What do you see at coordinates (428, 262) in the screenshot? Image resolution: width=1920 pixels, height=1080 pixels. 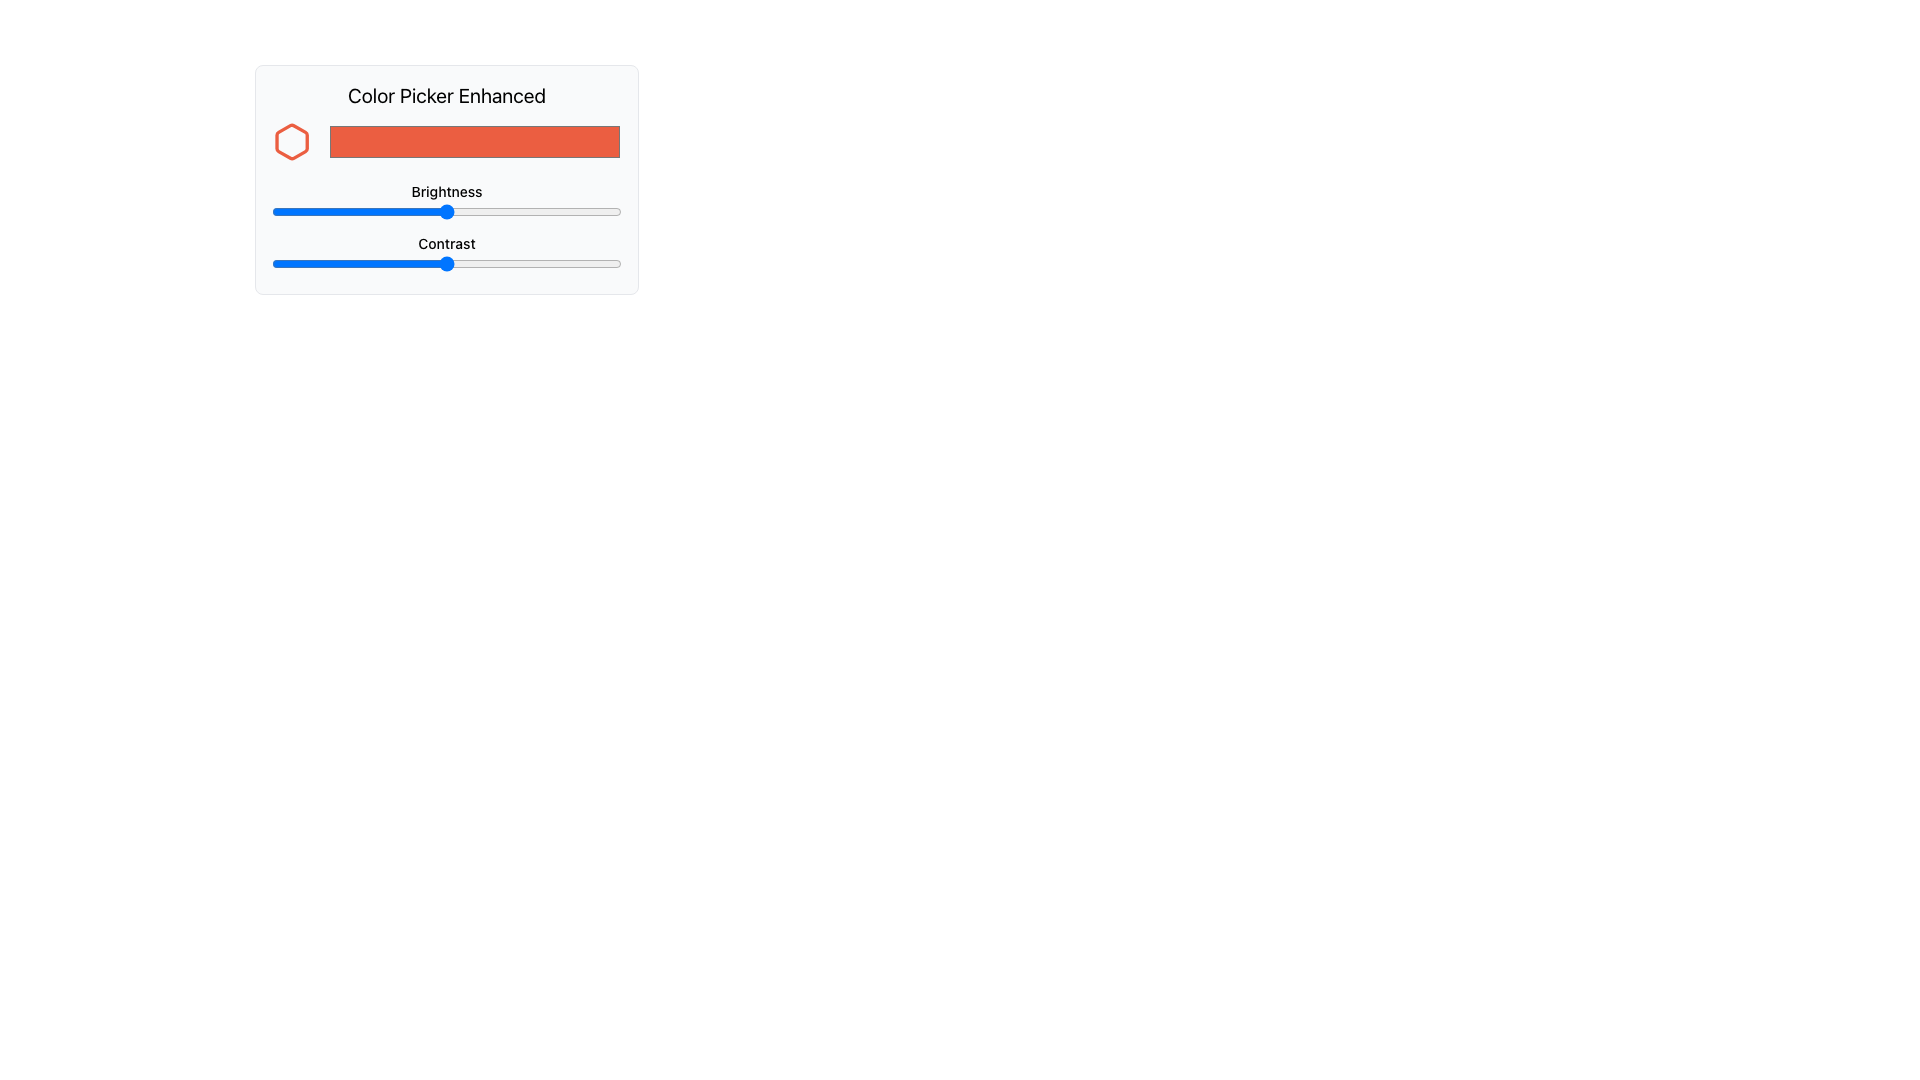 I see `contrast` at bounding box center [428, 262].